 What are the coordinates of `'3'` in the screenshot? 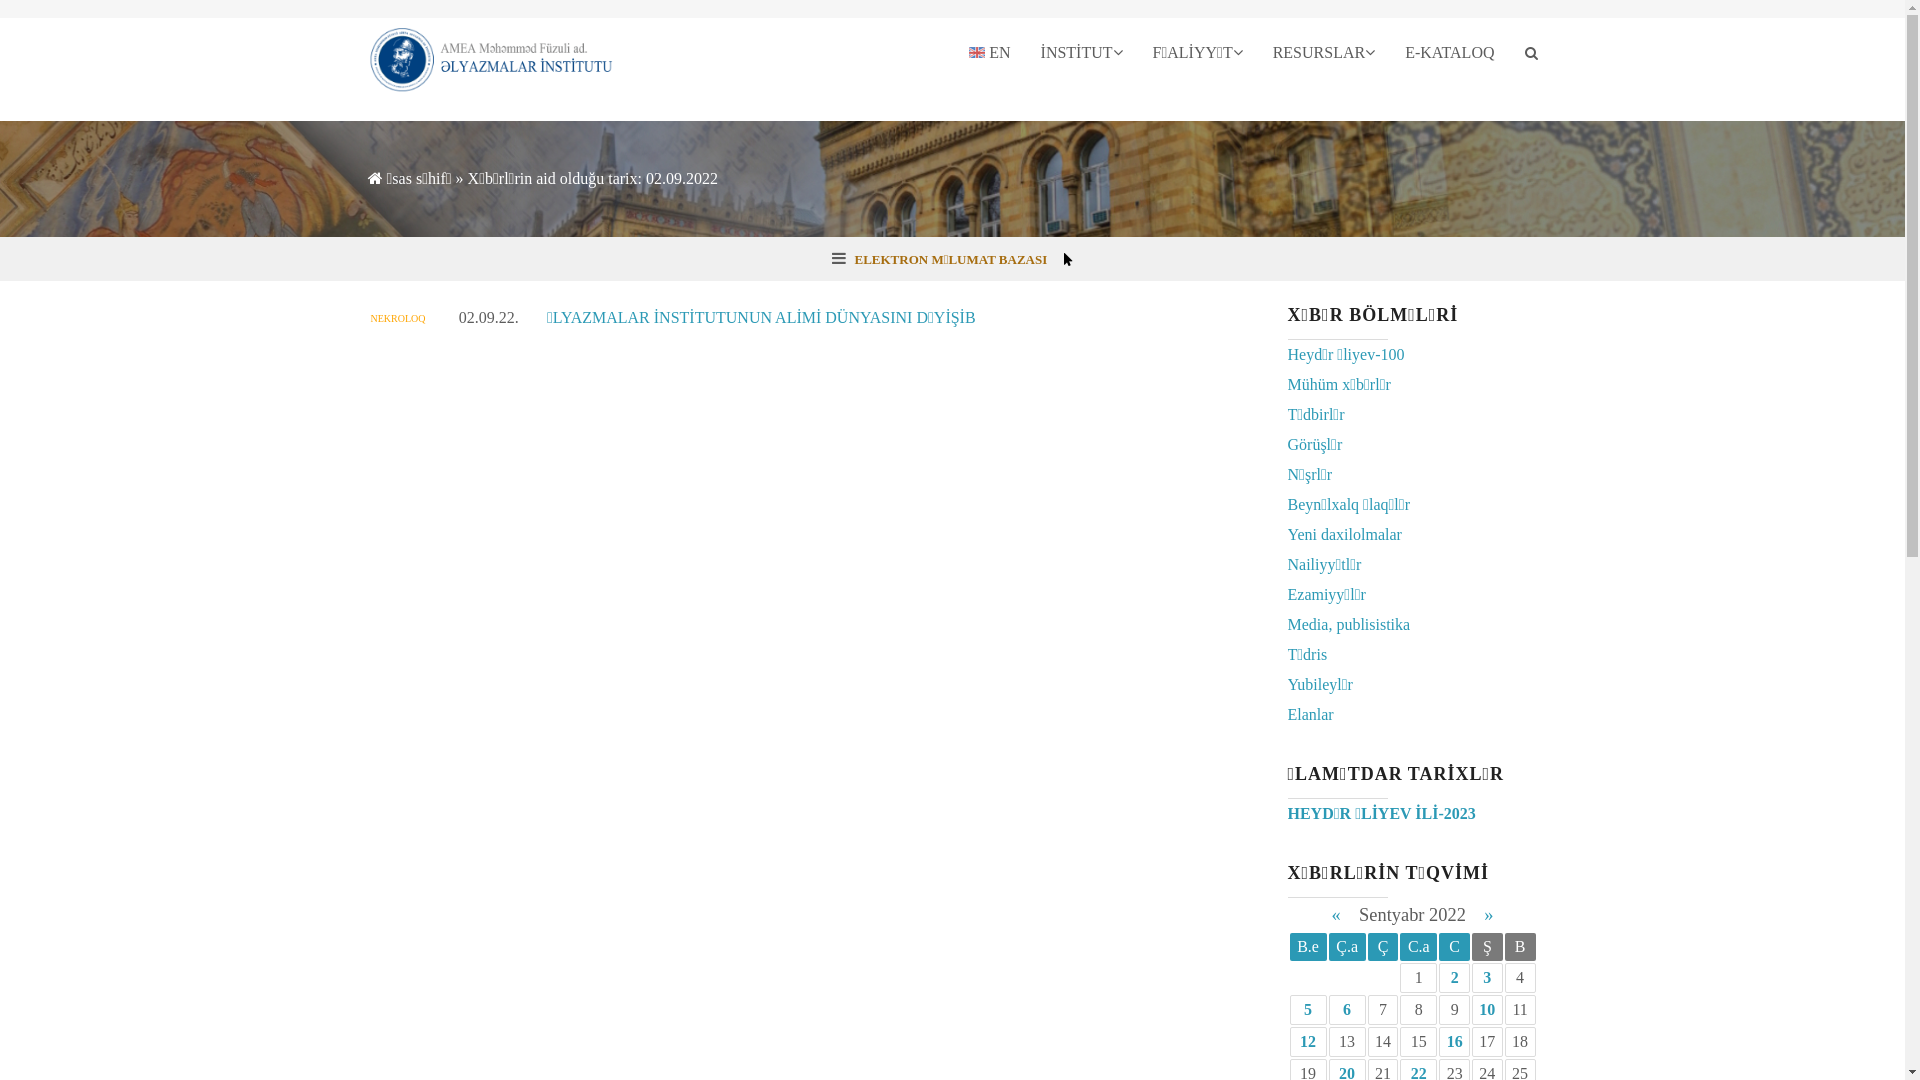 It's located at (1487, 976).